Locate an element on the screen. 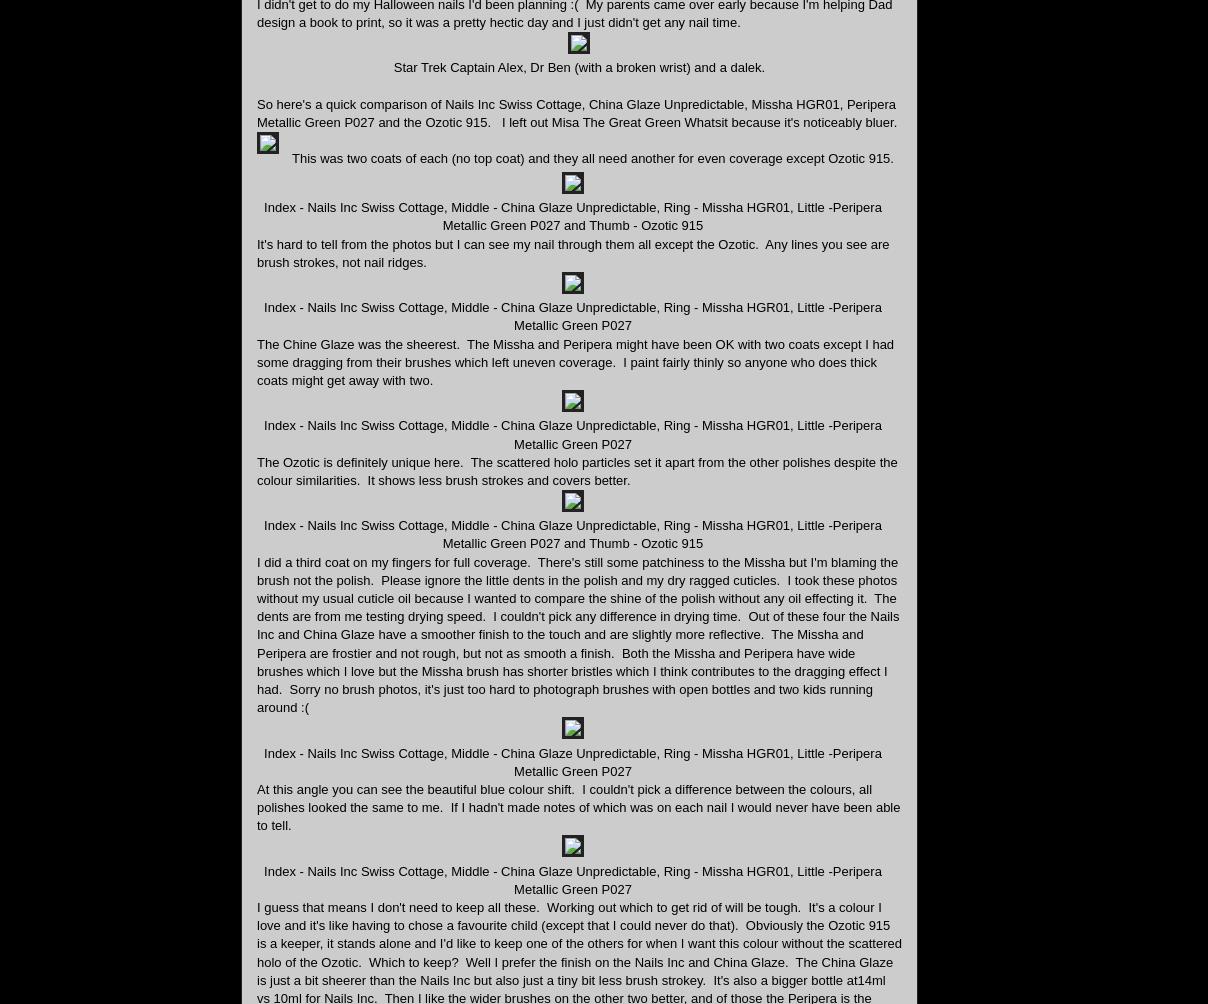 The height and width of the screenshot is (1004, 1208). 'It's hard to tell from the photos but I can see my nail through them all except the Ozotic.  Any lines you see are brush strokes, not nail ridges.' is located at coordinates (572, 252).